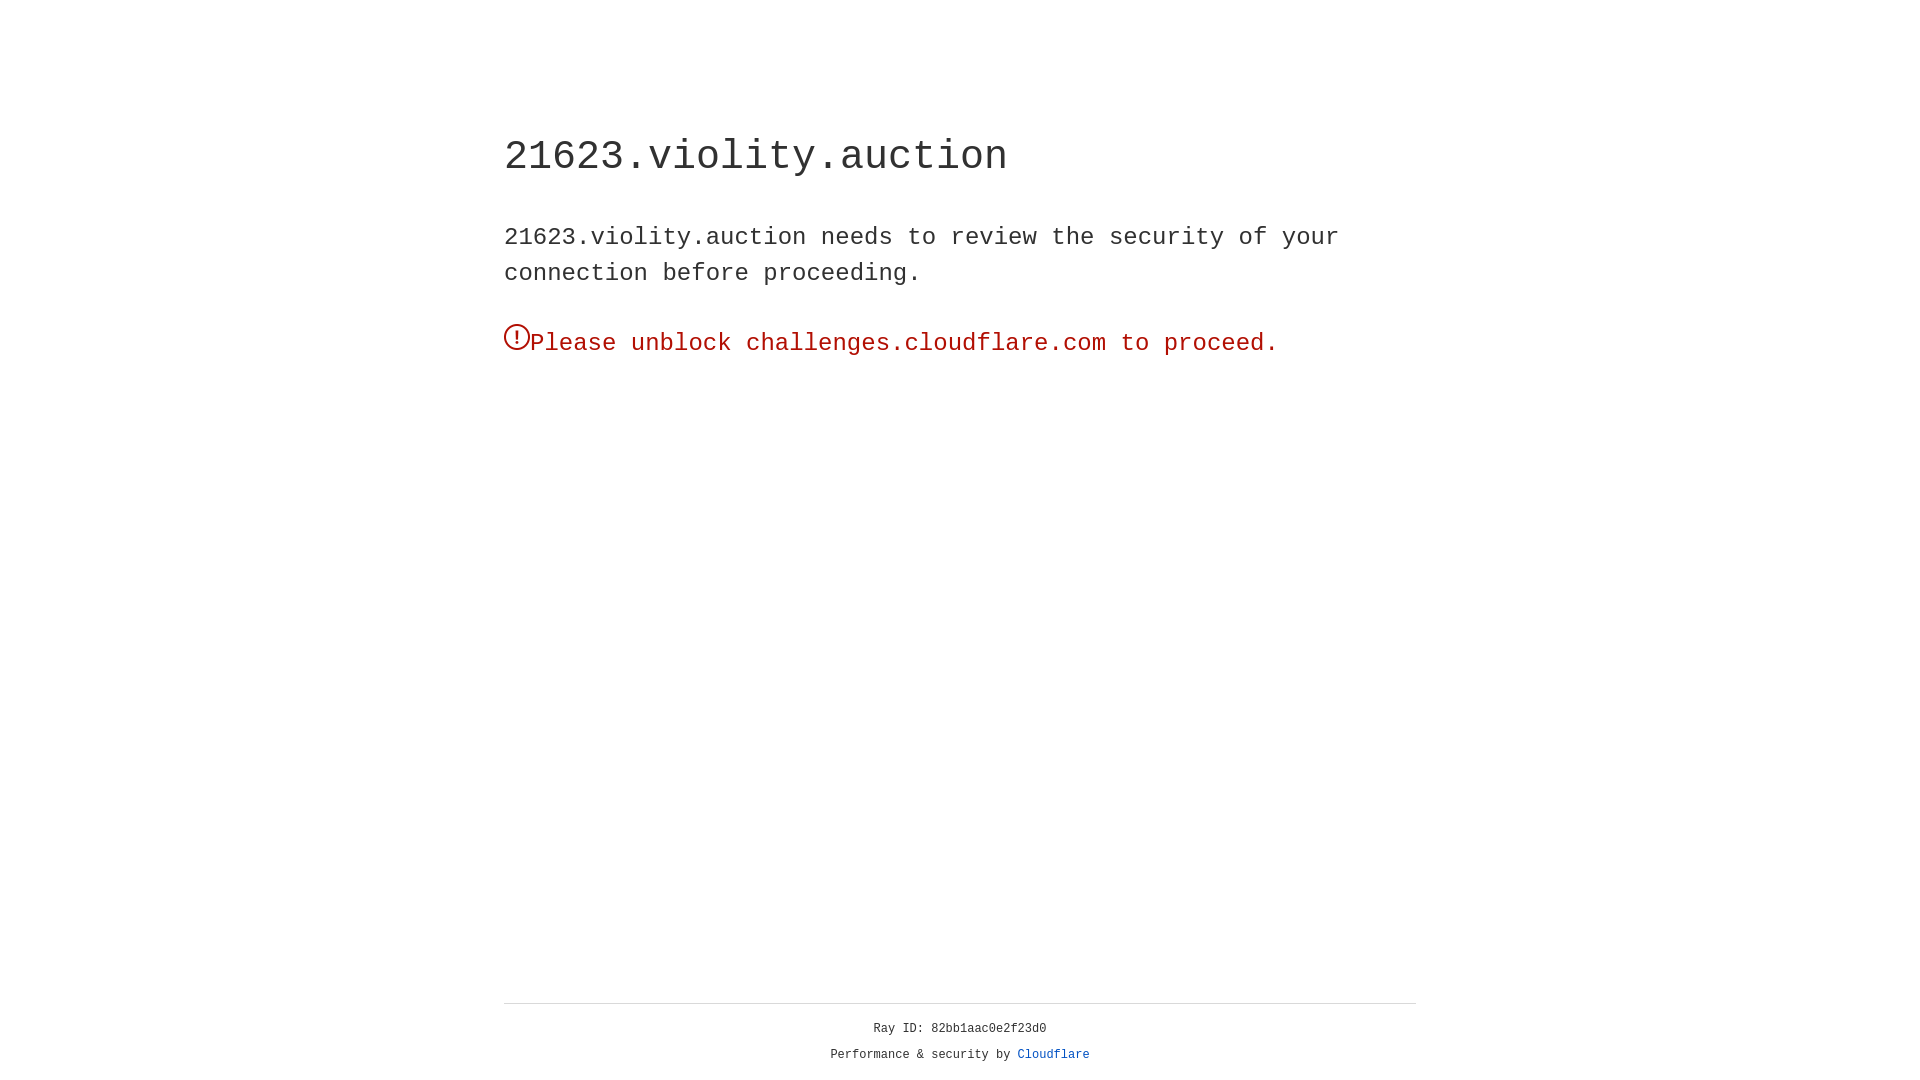 This screenshot has height=1080, width=1920. I want to click on 'Cloudflare', so click(1053, 1054).